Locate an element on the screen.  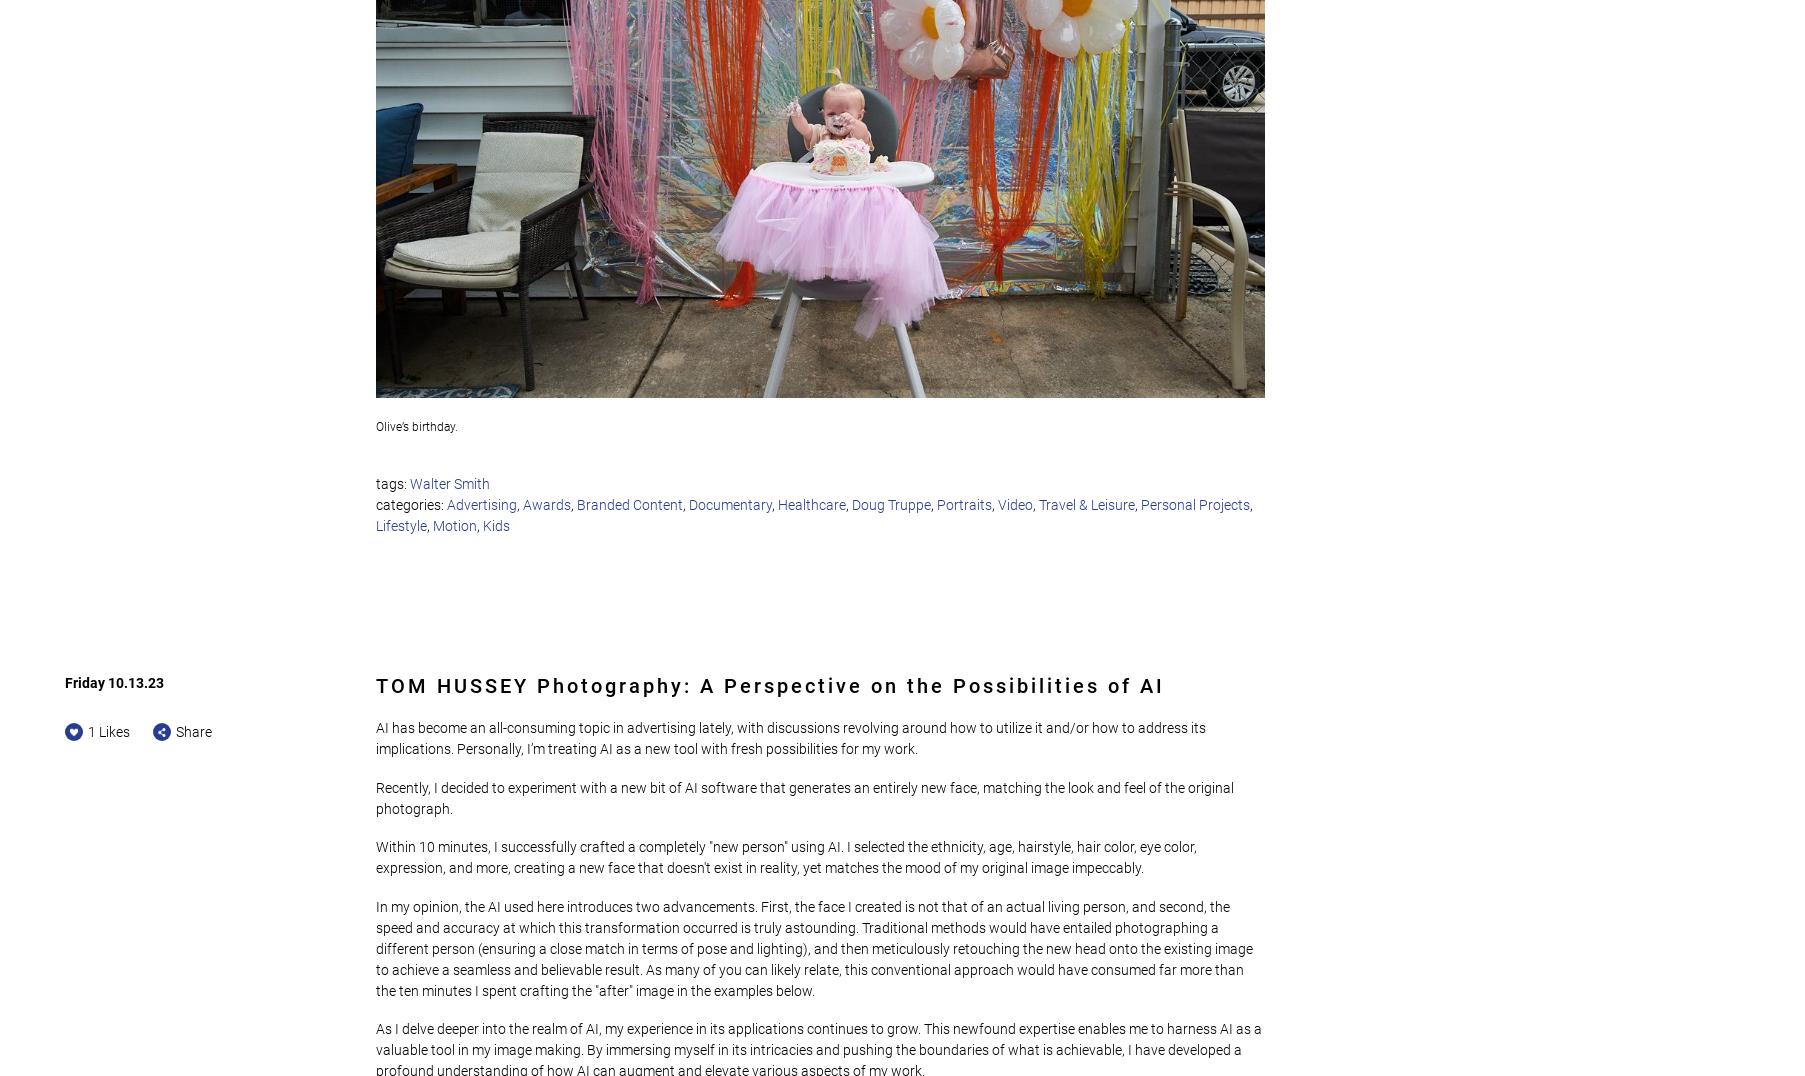
'1 Likes' is located at coordinates (109, 731).